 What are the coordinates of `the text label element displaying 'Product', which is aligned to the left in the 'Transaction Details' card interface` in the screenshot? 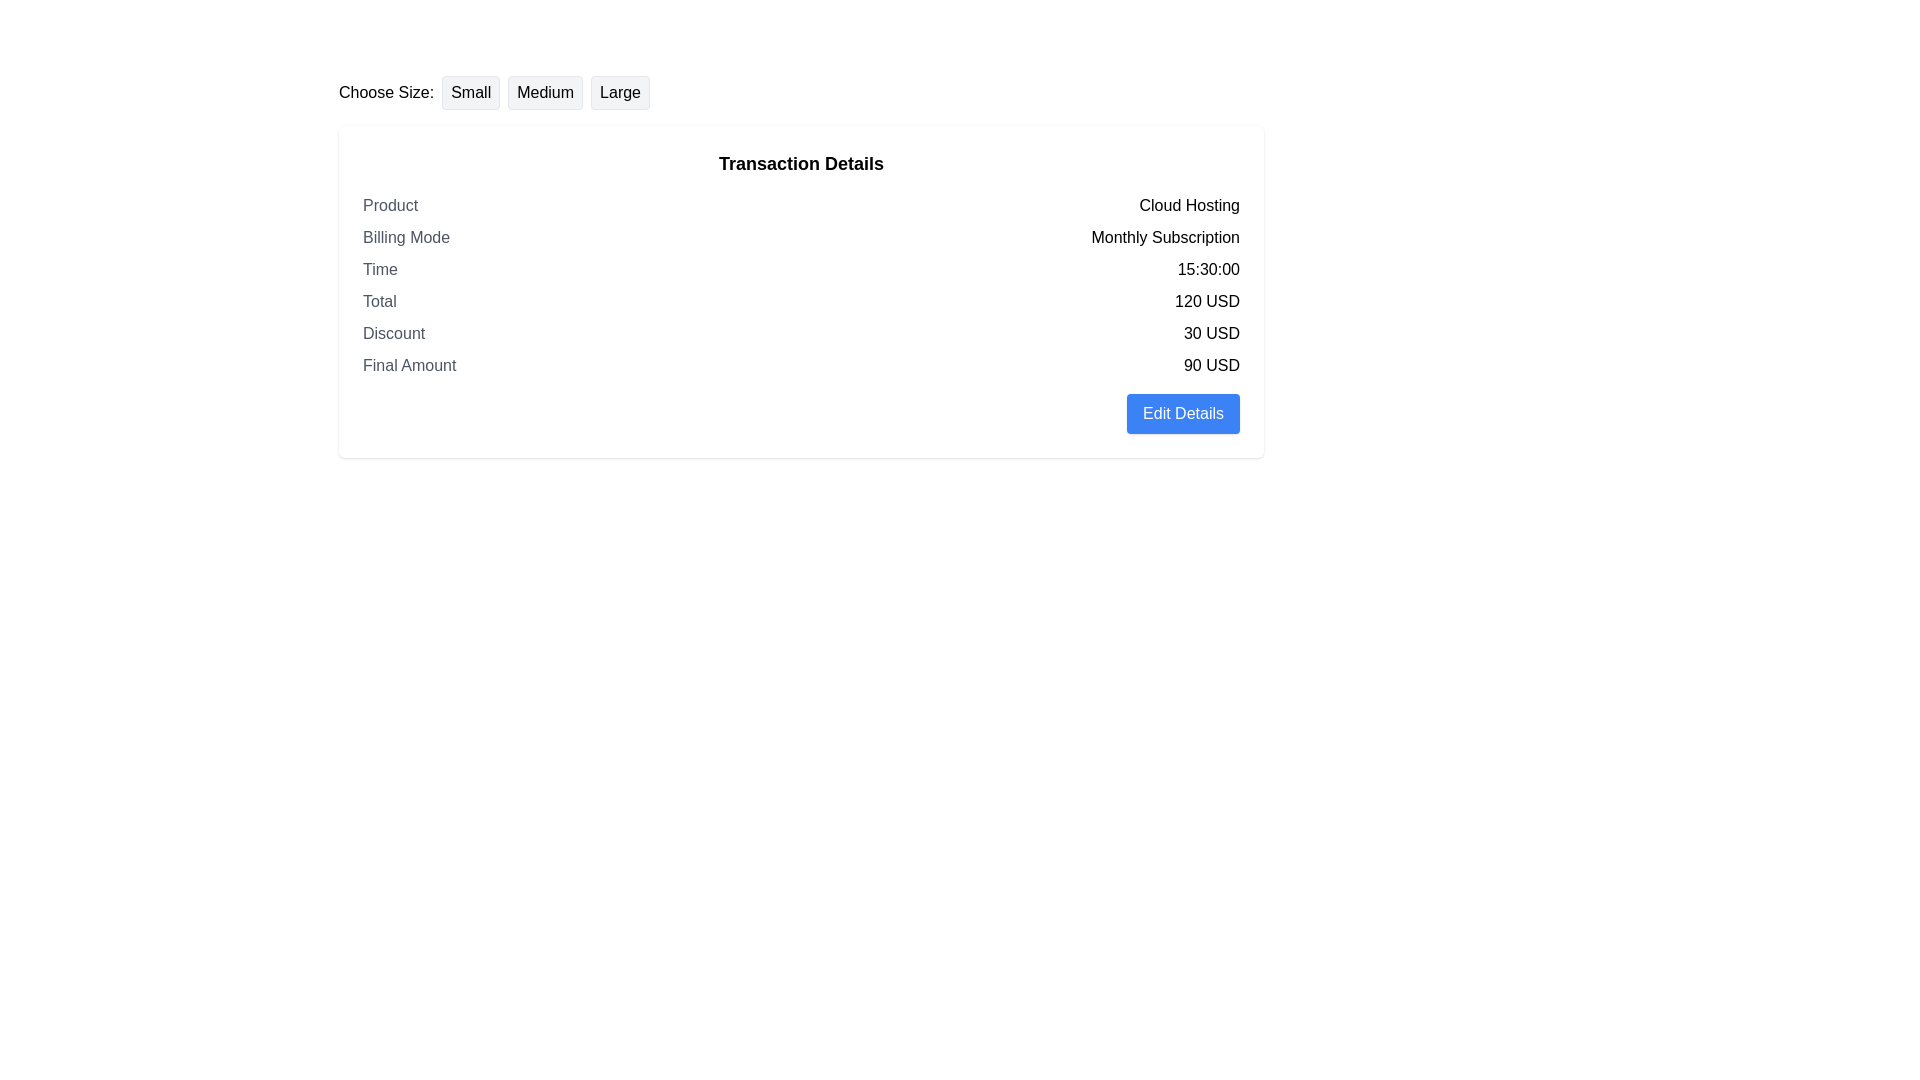 It's located at (390, 205).